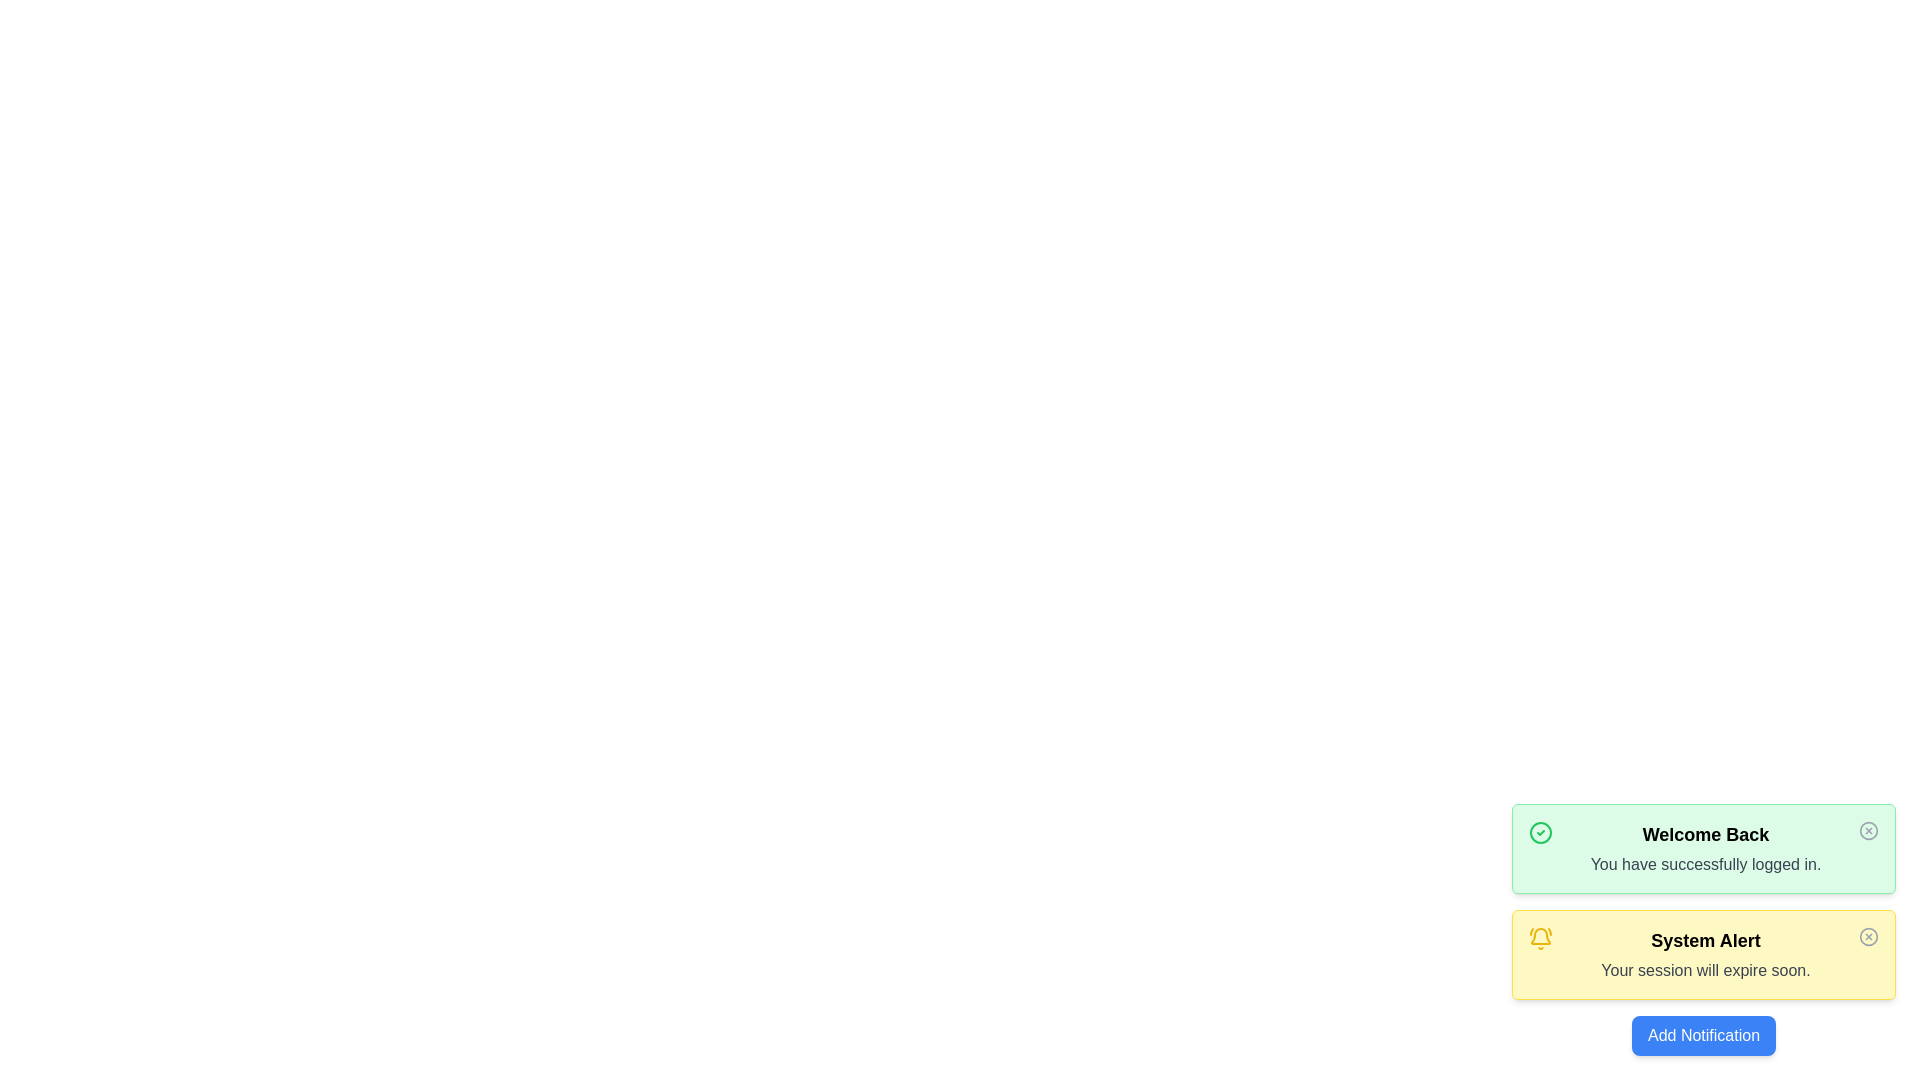 Image resolution: width=1920 pixels, height=1080 pixels. Describe the element at coordinates (1704, 863) in the screenshot. I see `the text message 'You have successfully logged in.' which is located below the title 'Welcome Back' in a green notification box at the top right of the application` at that location.